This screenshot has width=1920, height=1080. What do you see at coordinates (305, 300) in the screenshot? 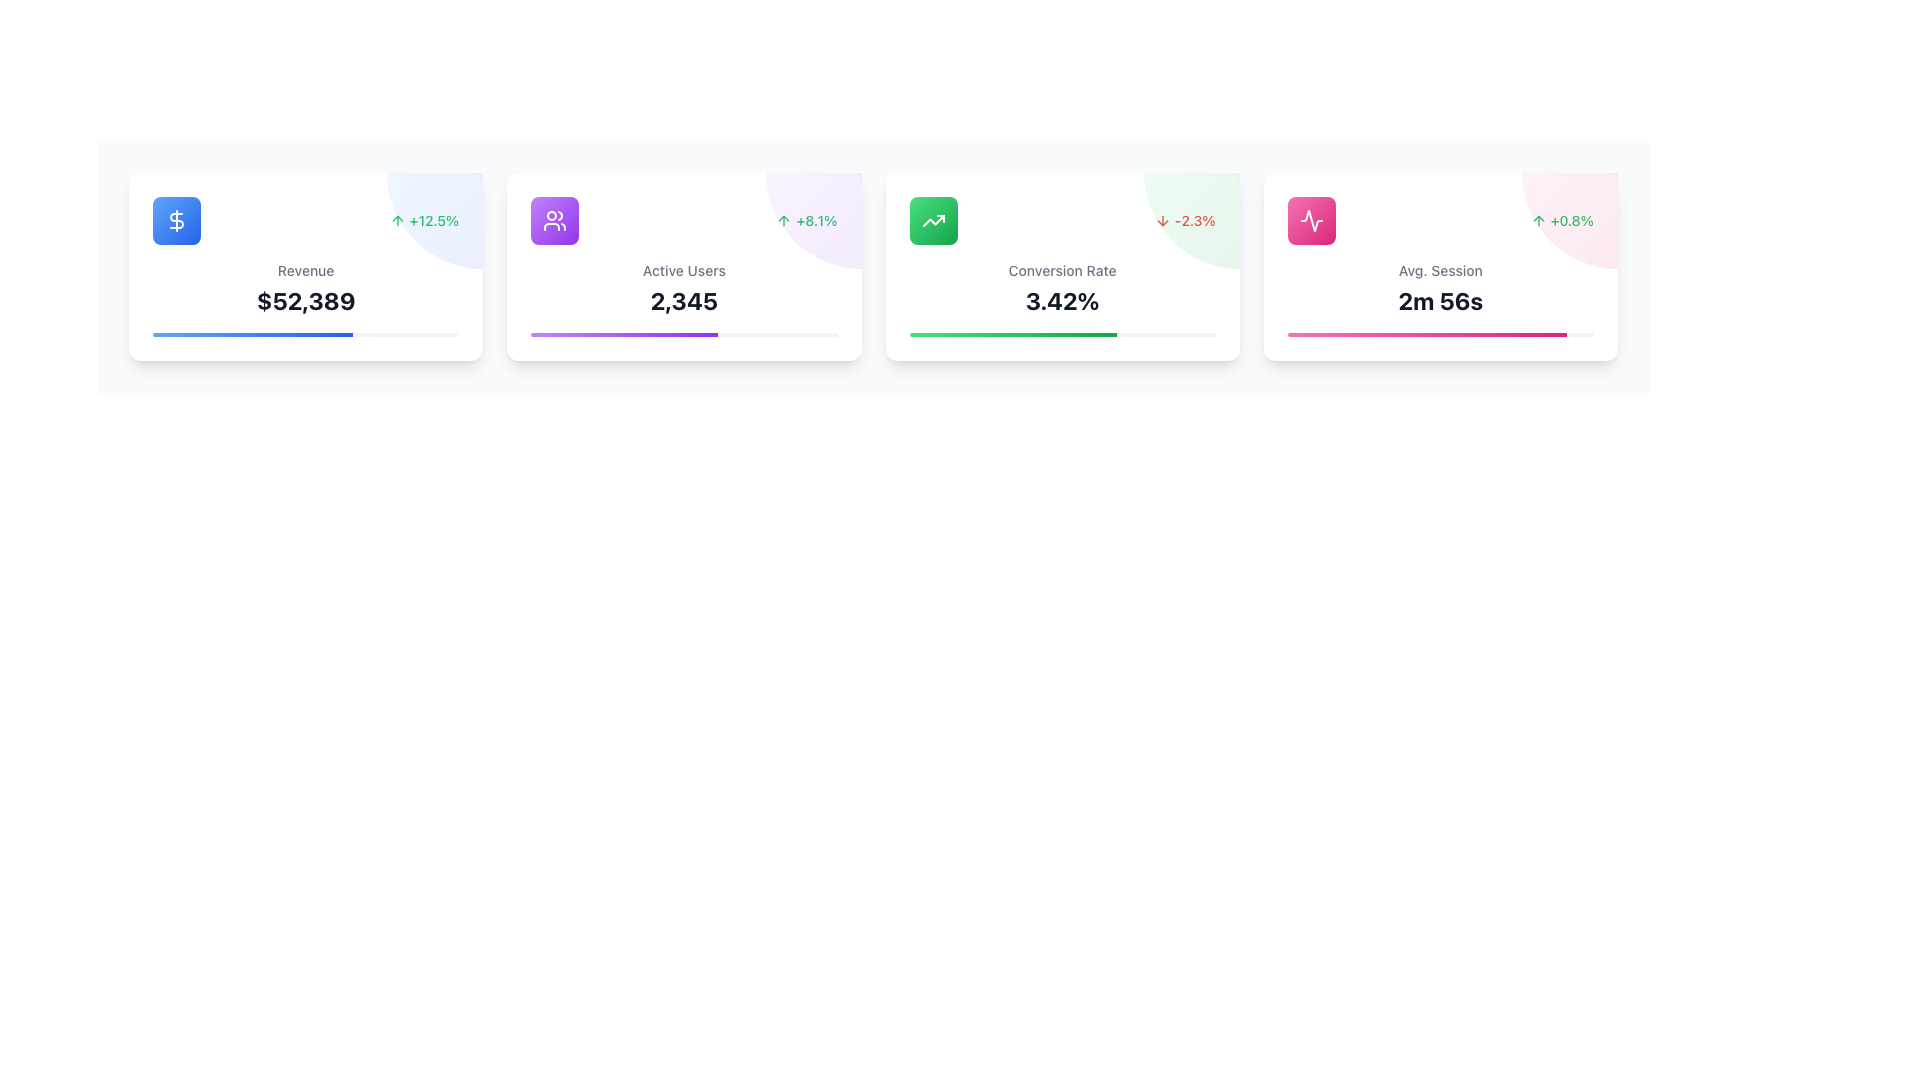
I see `the text label displaying '$52,389', which is bold and dark gray, located below the 'Revenue' label and above a progress bar` at bounding box center [305, 300].